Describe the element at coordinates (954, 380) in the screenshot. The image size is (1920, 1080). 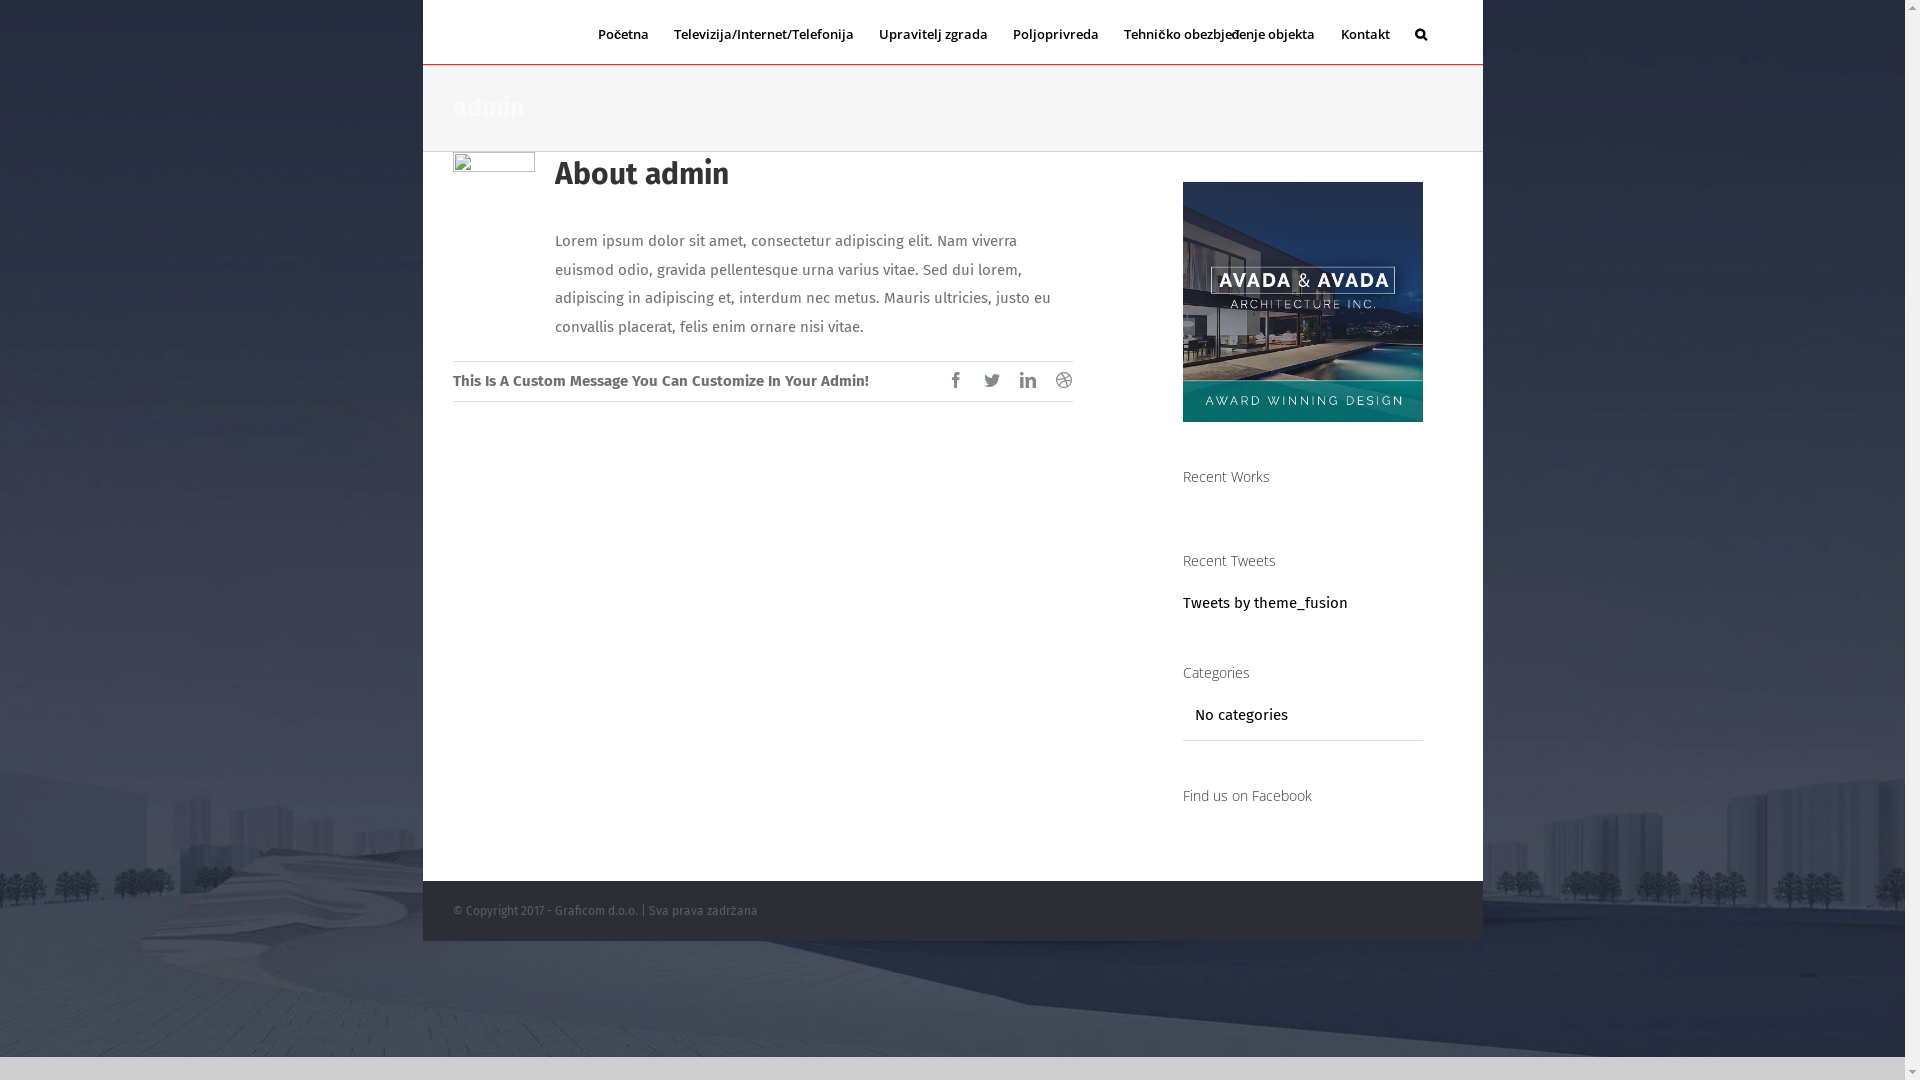
I see `'Facebook'` at that location.